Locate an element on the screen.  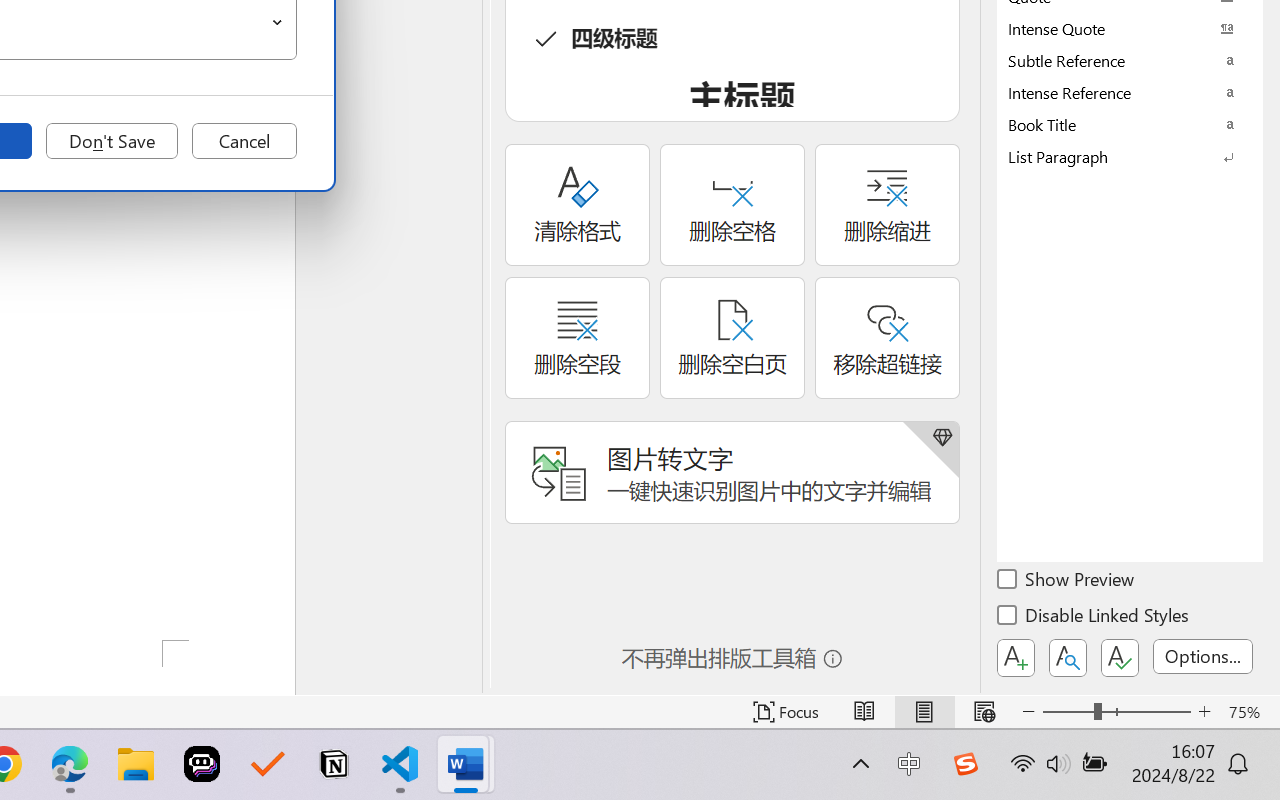
'Notion' is located at coordinates (334, 764).